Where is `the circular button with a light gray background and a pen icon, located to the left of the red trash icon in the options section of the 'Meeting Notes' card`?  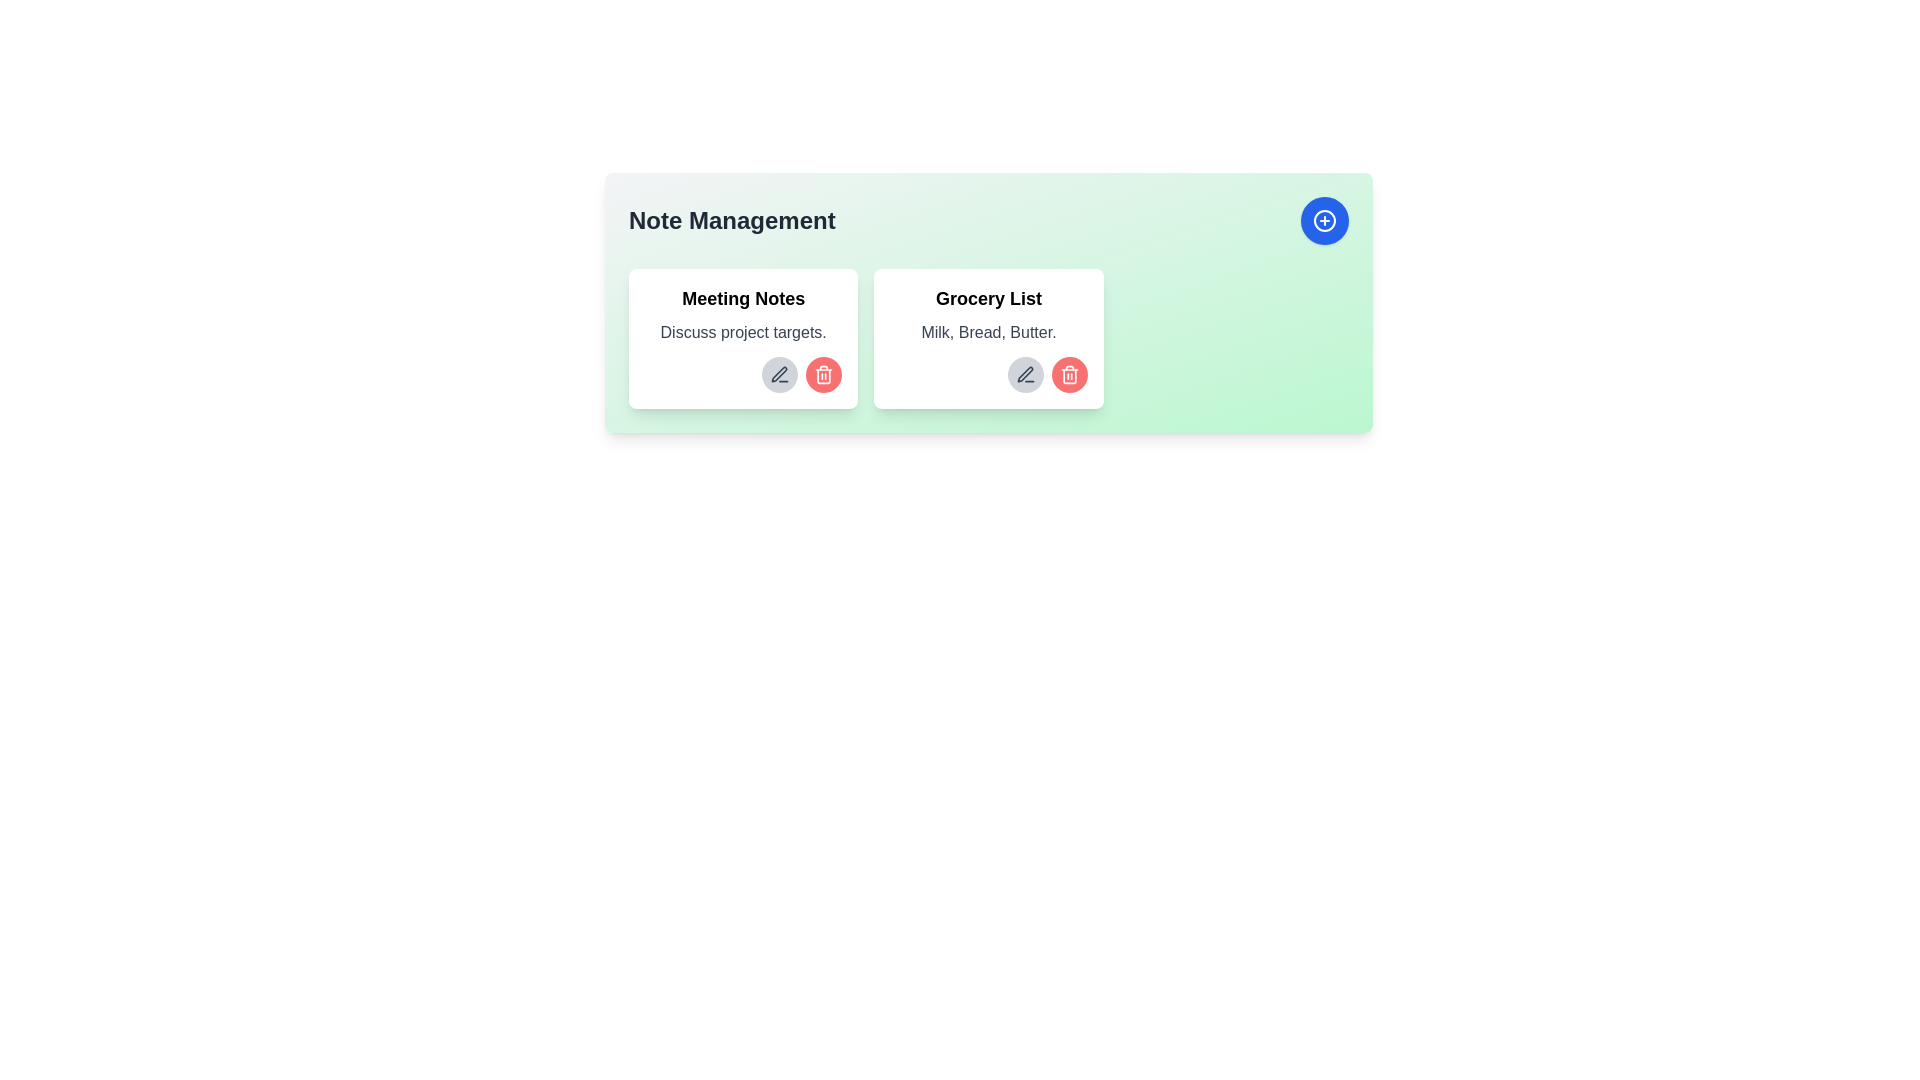 the circular button with a light gray background and a pen icon, located to the left of the red trash icon in the options section of the 'Meeting Notes' card is located at coordinates (779, 374).